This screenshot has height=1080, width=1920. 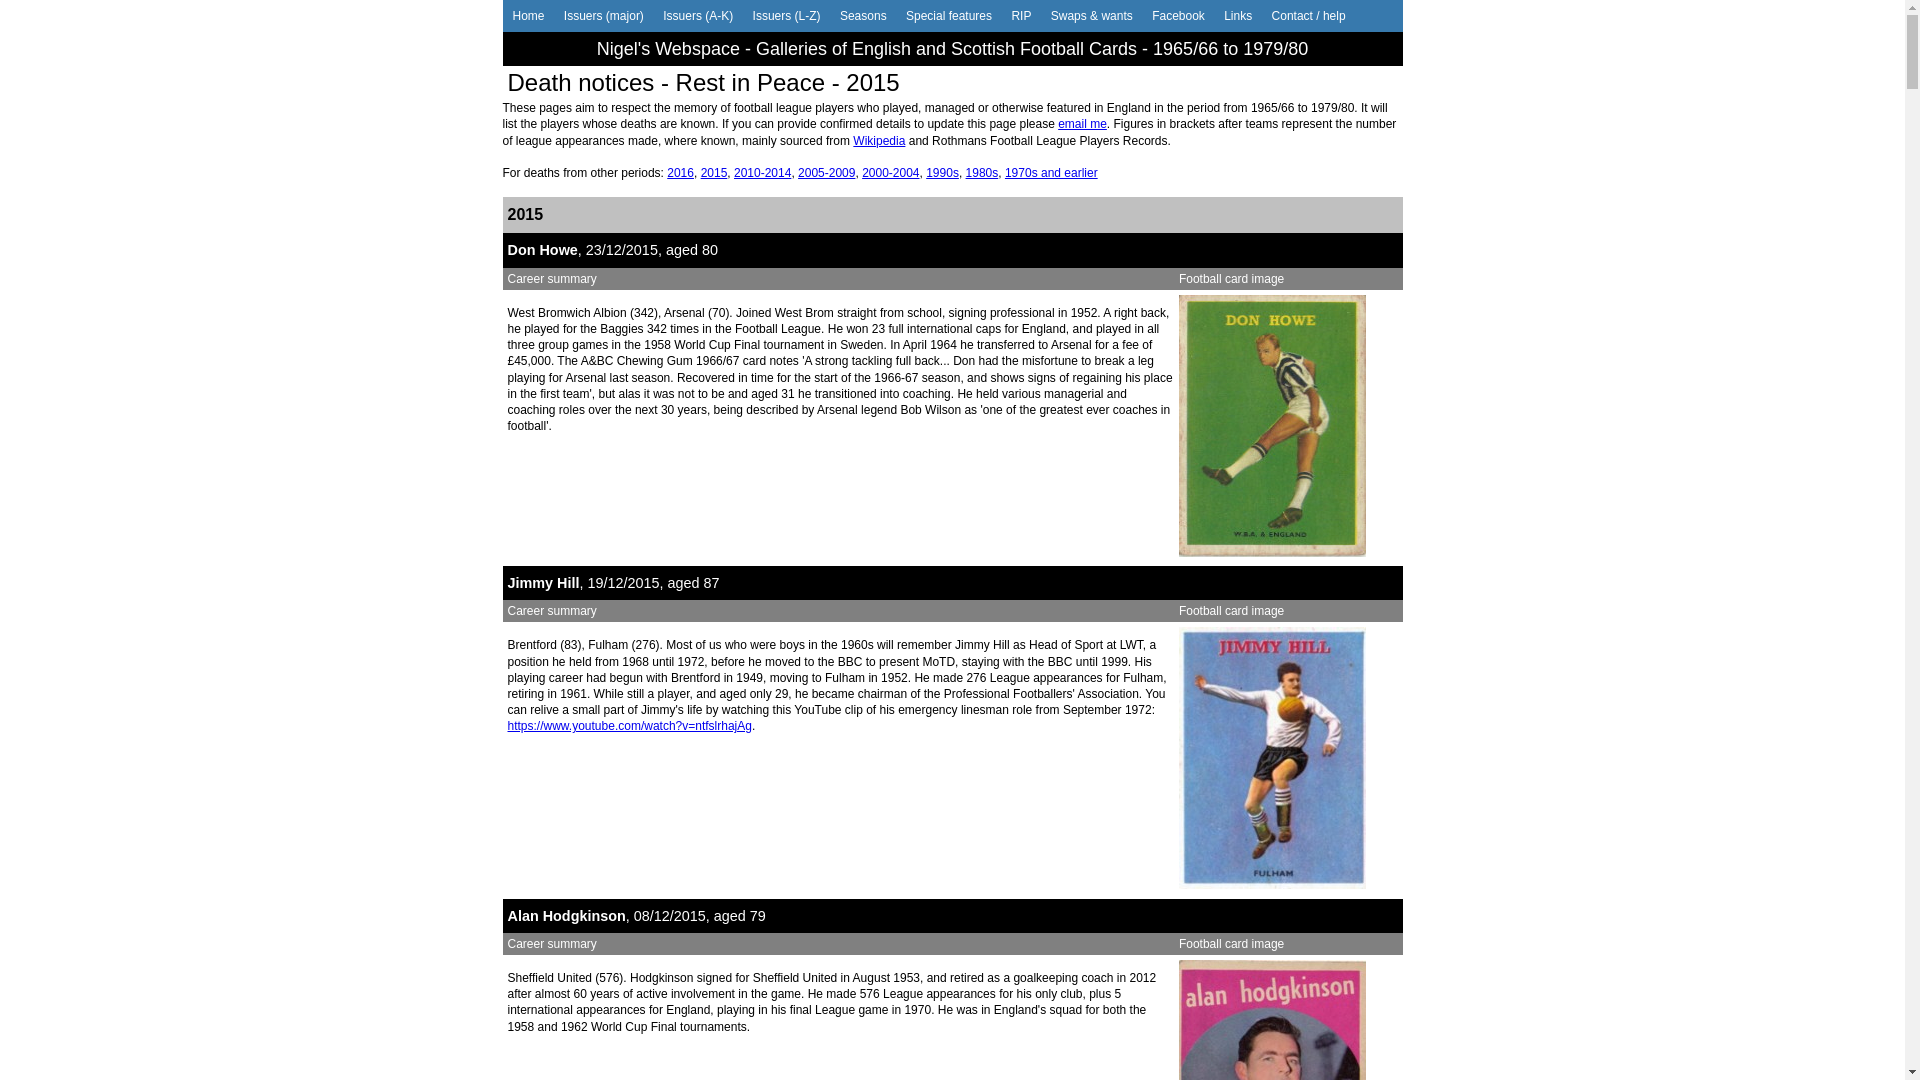 I want to click on 'Links', so click(x=1237, y=15).